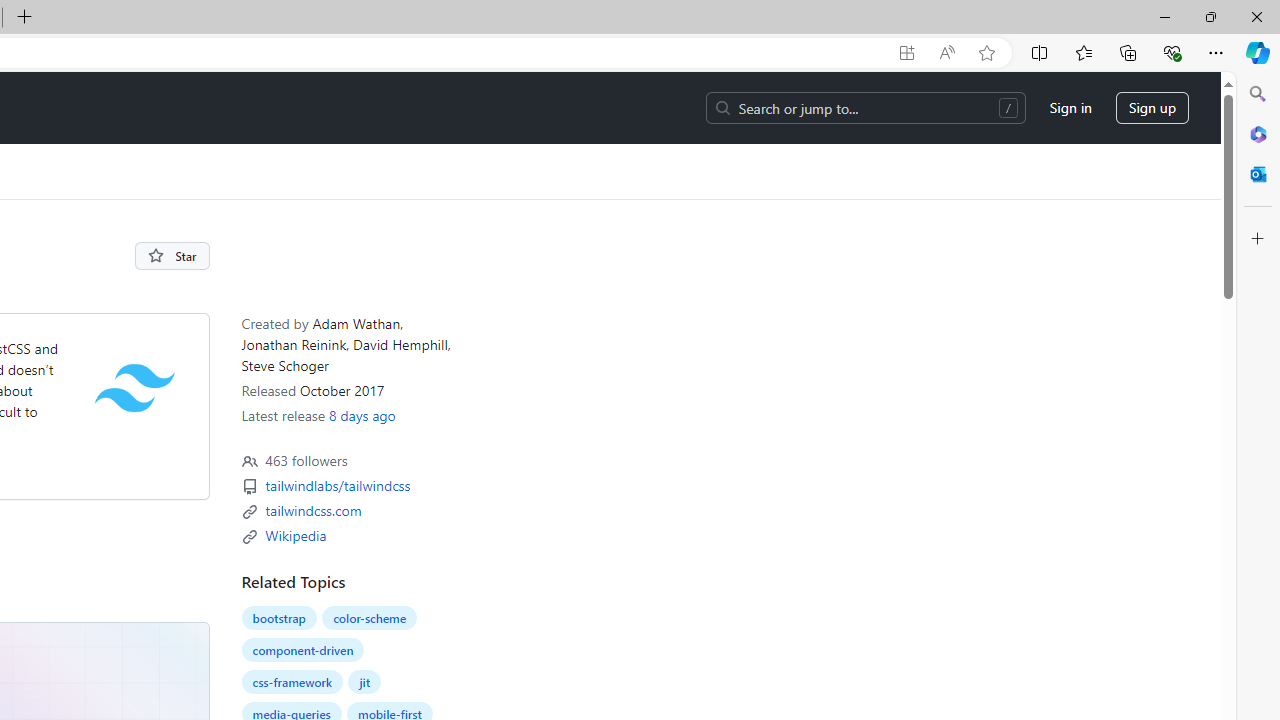 Image resolution: width=1280 pixels, height=720 pixels. Describe the element at coordinates (134, 387) in the screenshot. I see `'tailwind logo'` at that location.